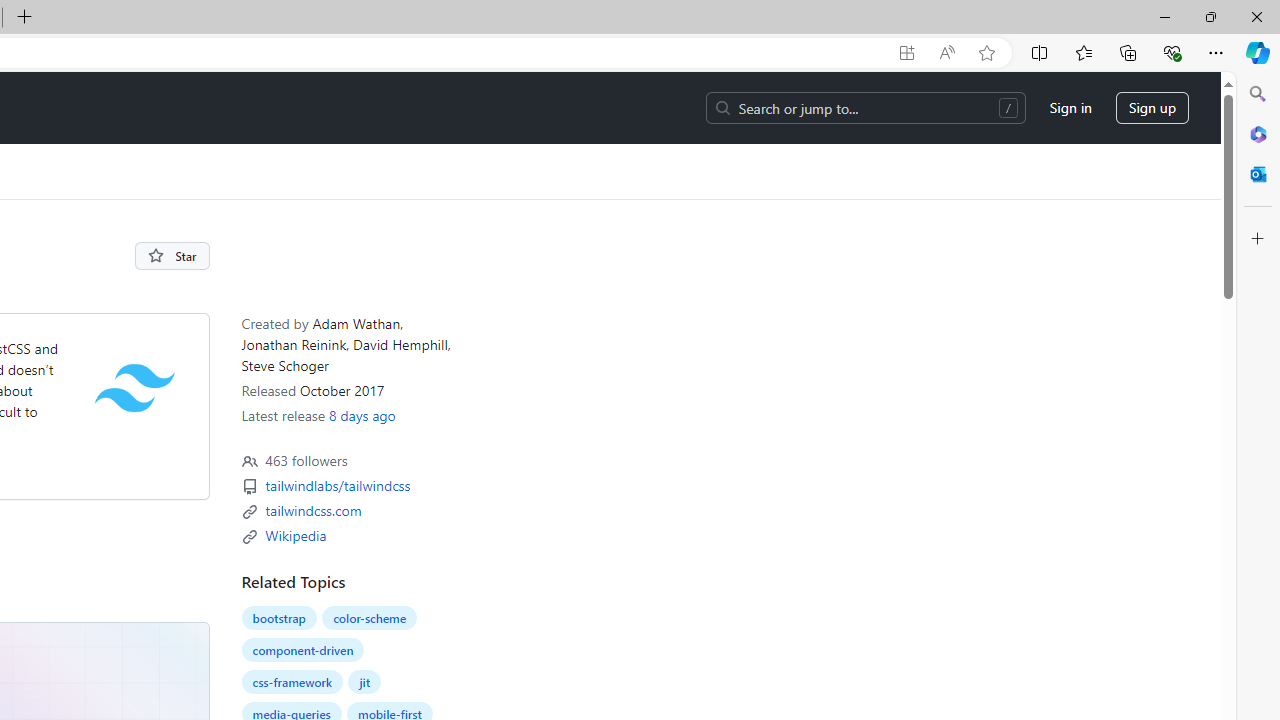 Image resolution: width=1280 pixels, height=720 pixels. Describe the element at coordinates (134, 387) in the screenshot. I see `'tailwind logo'` at that location.